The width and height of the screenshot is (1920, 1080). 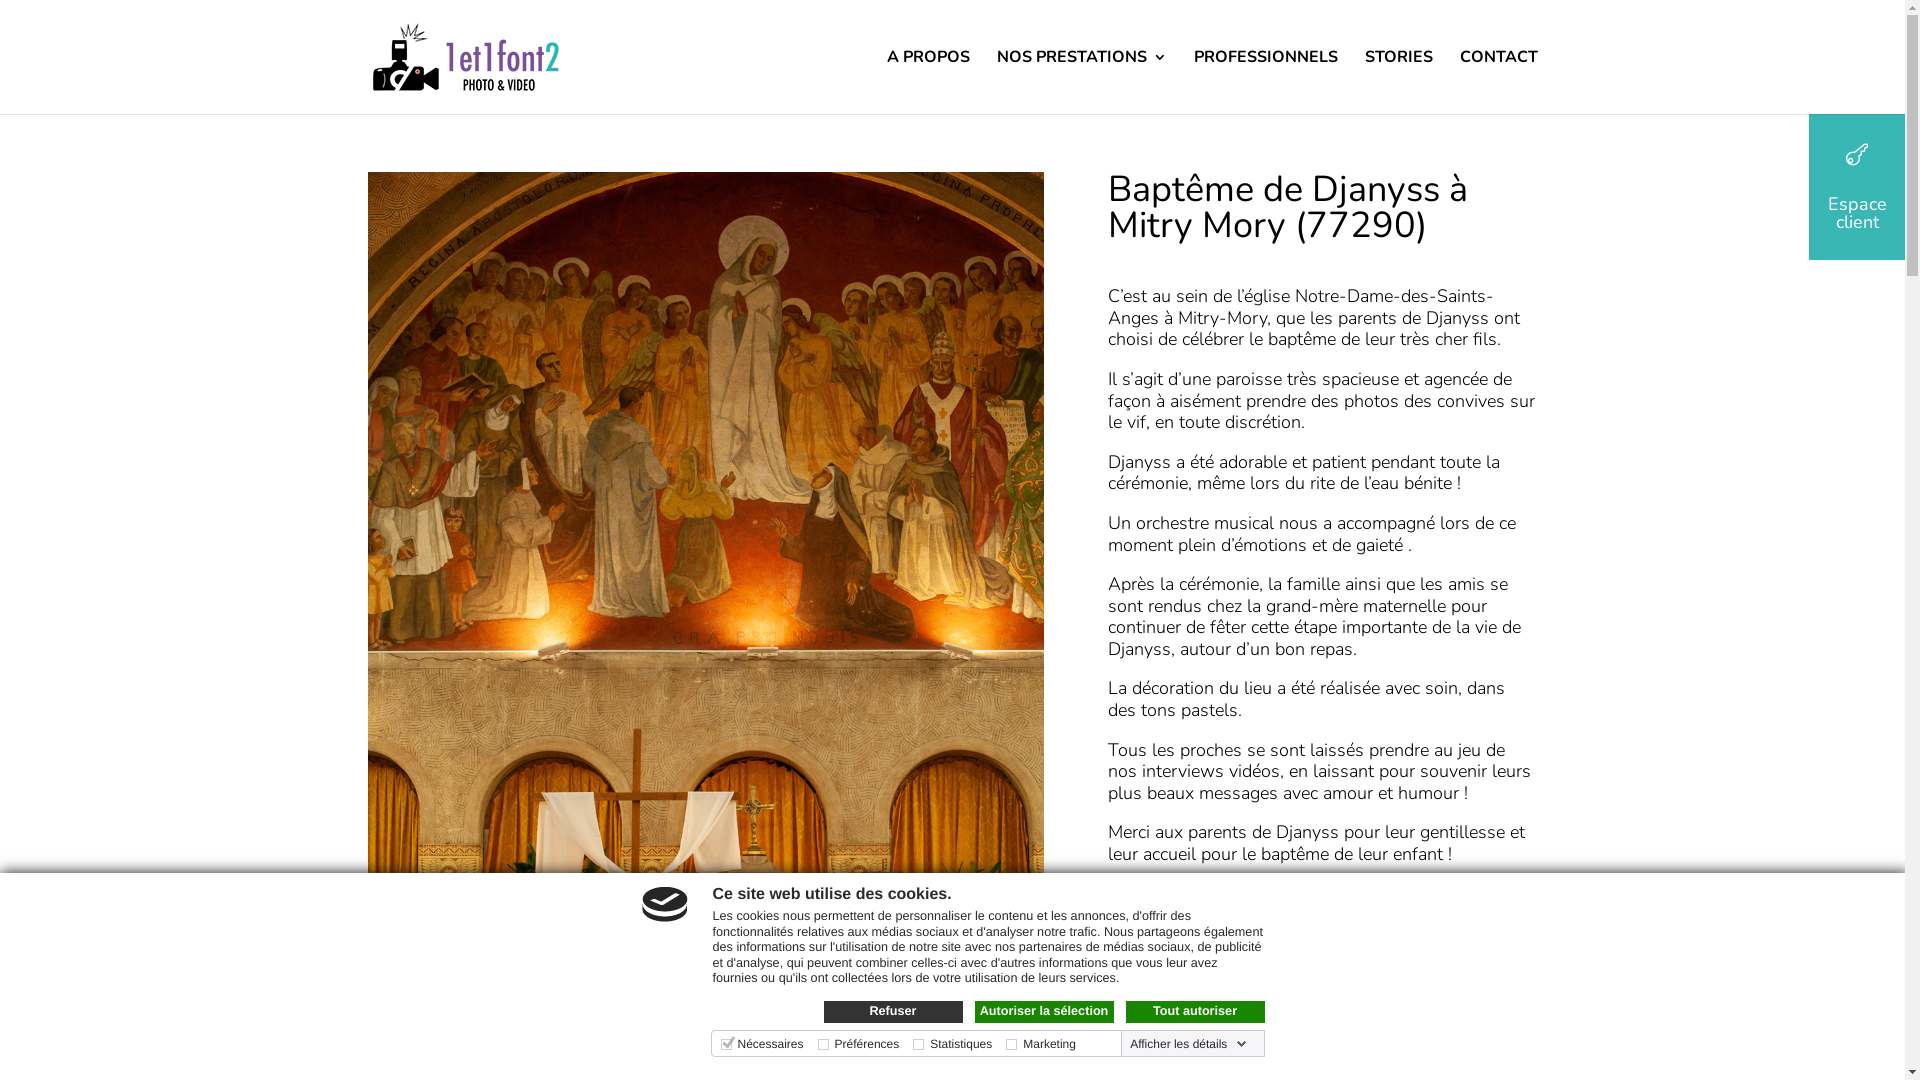 I want to click on 'Tout autoriser', so click(x=1195, y=1011).